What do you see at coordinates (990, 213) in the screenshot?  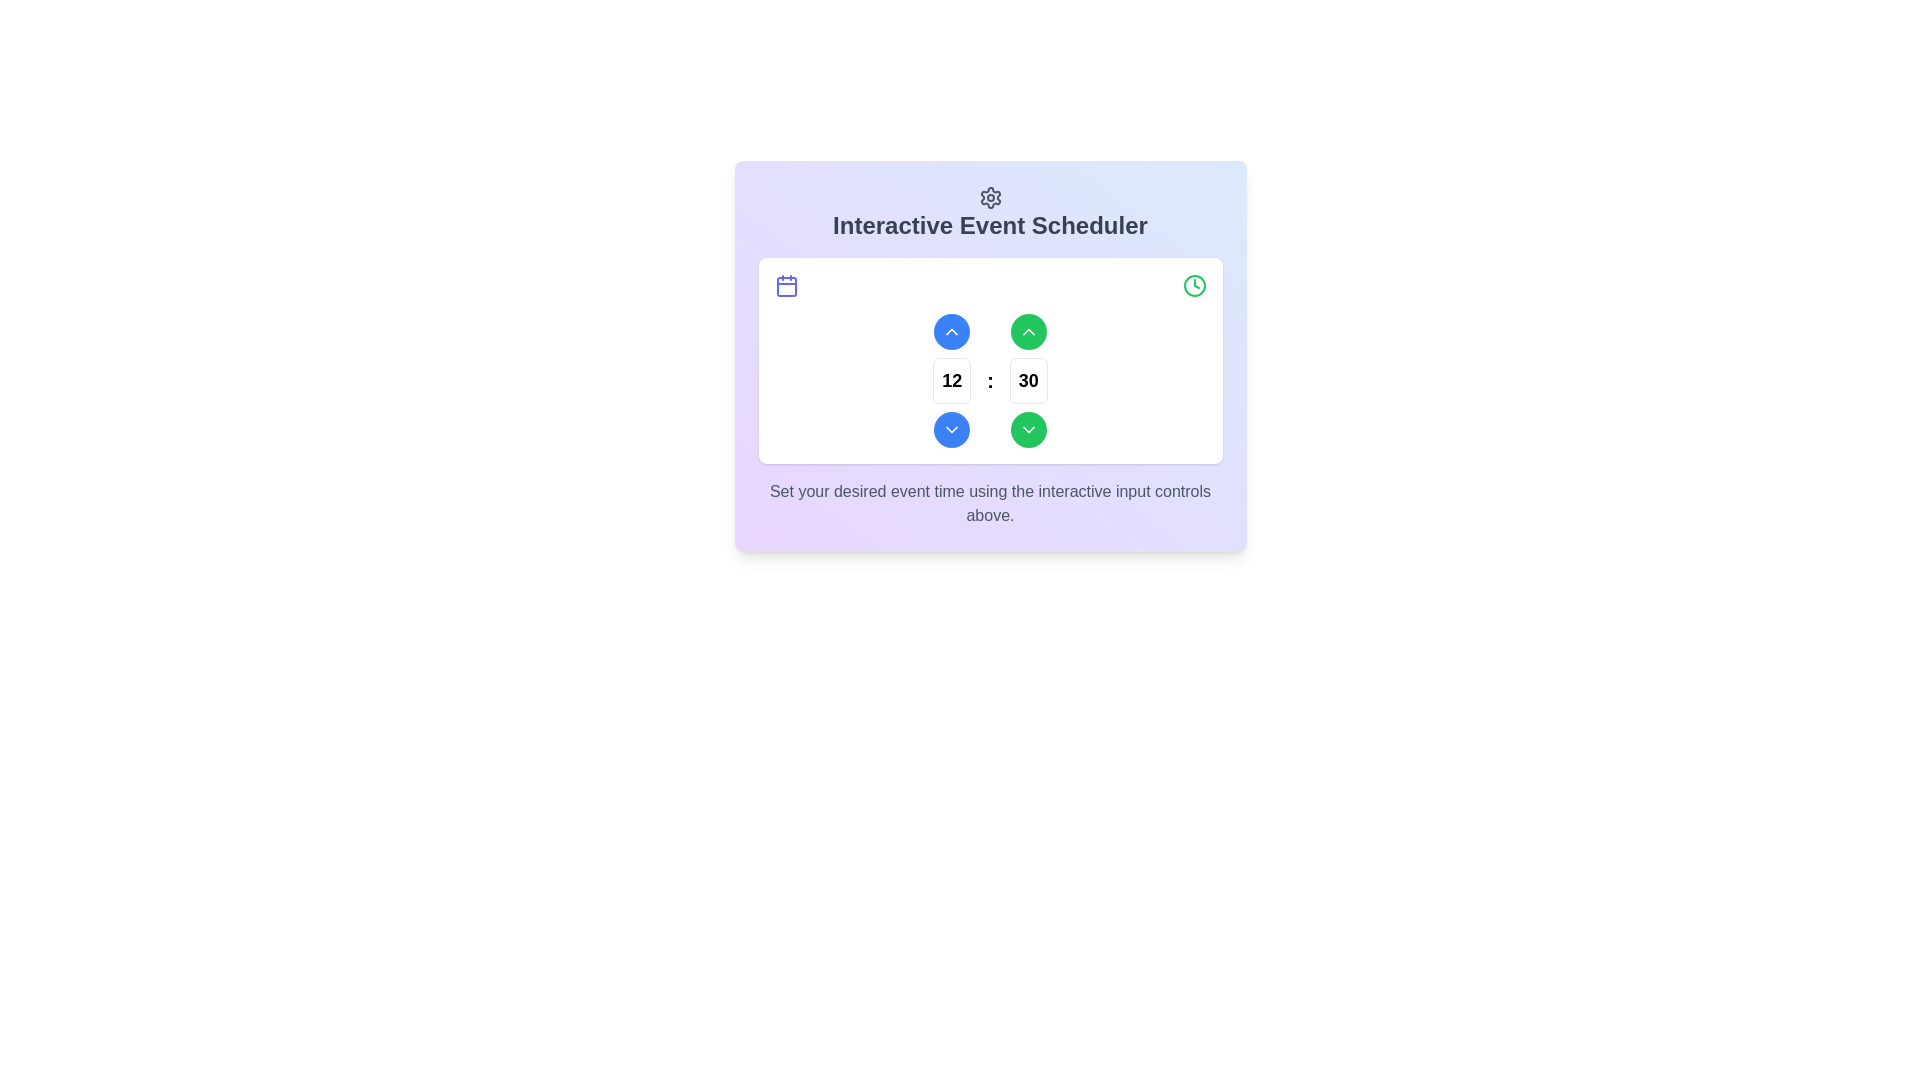 I see `the header 'Interactive Event Scheduler' with the gear icon` at bounding box center [990, 213].